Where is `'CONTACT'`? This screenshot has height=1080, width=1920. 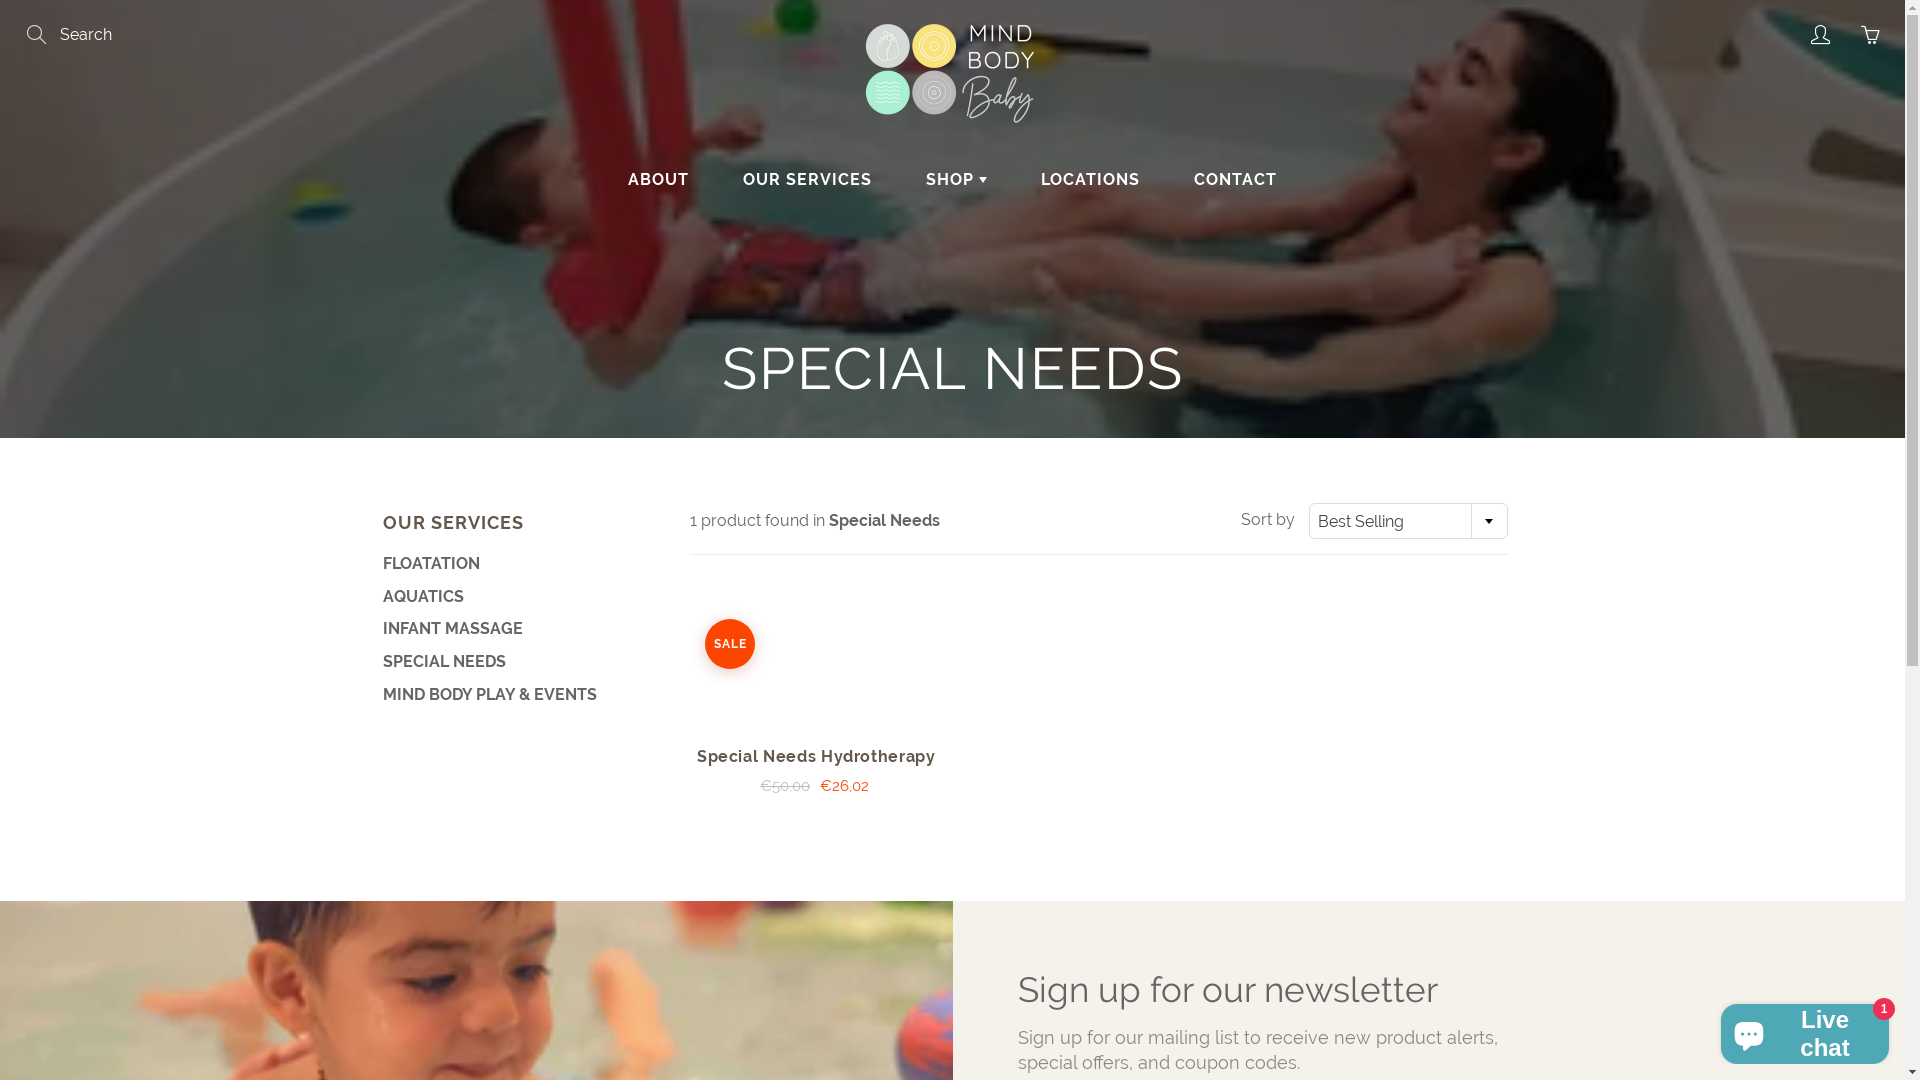 'CONTACT' is located at coordinates (1169, 180).